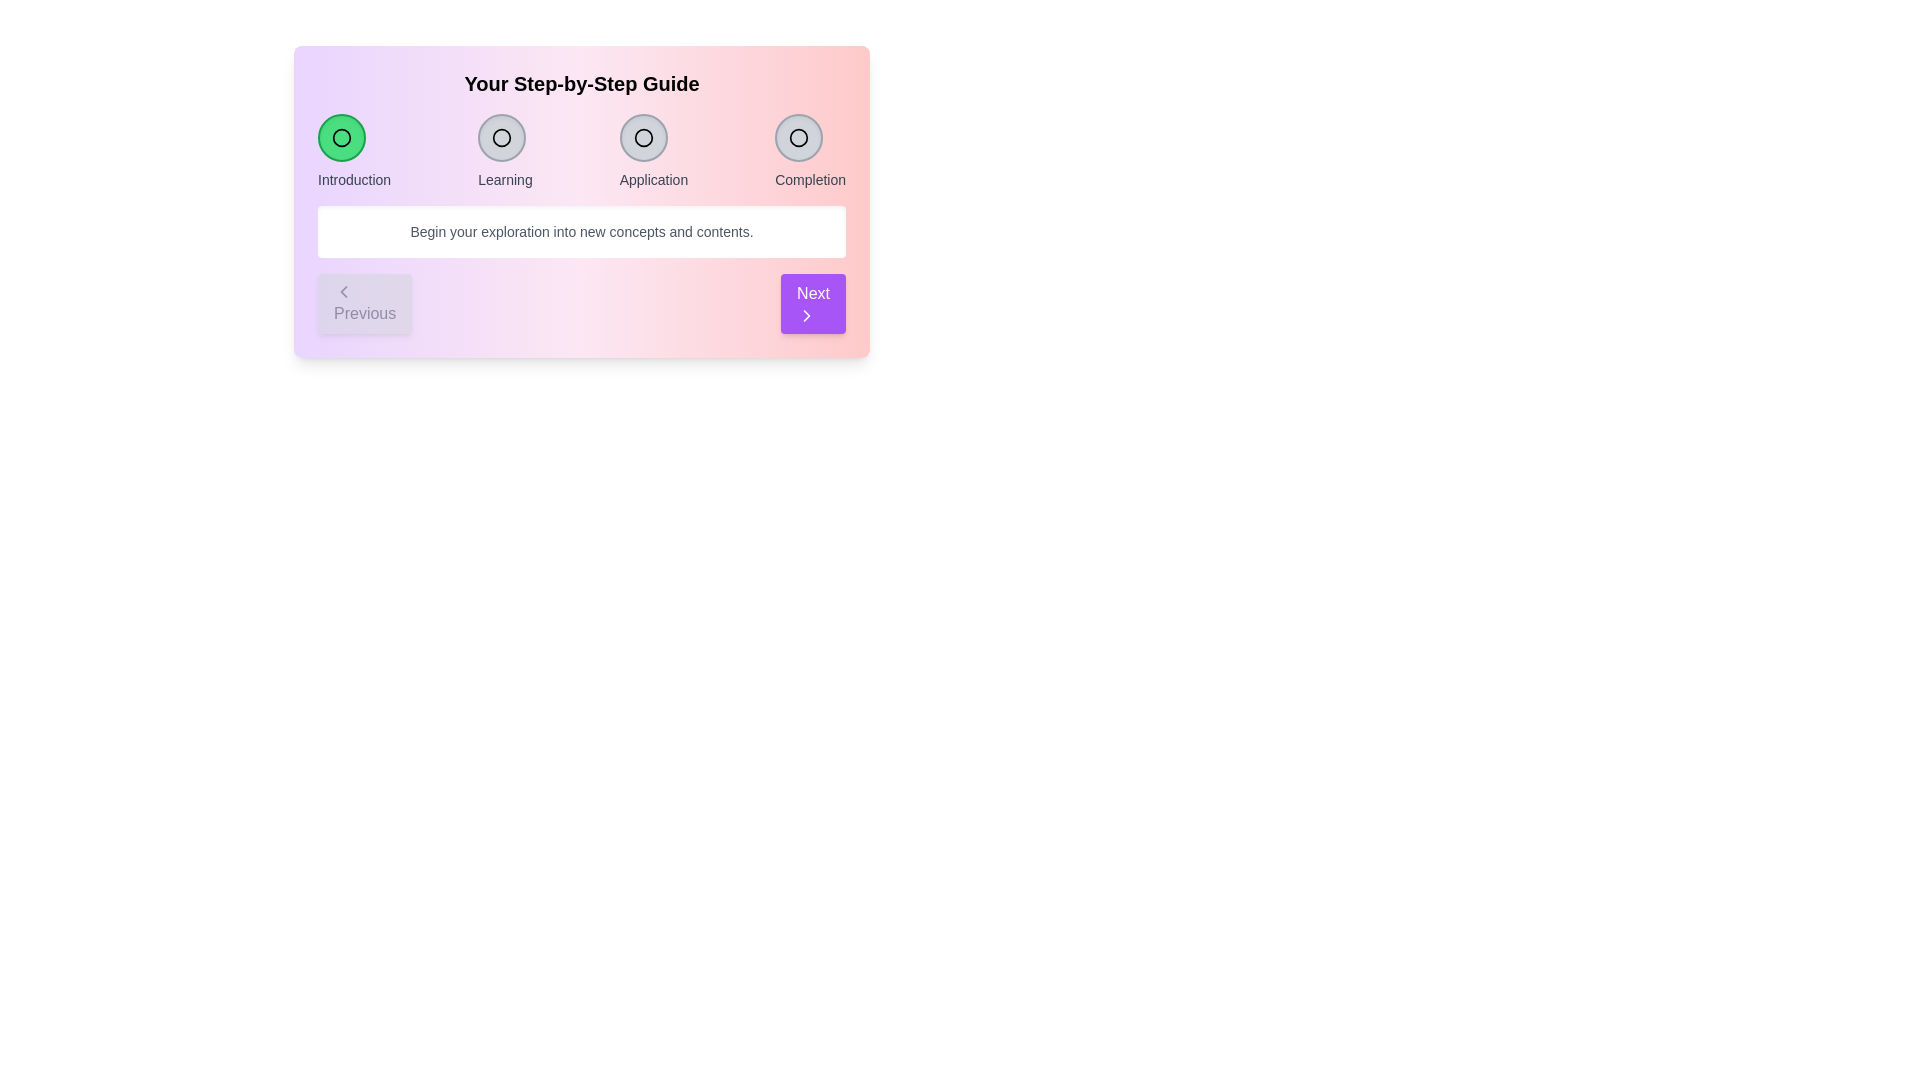 Image resolution: width=1920 pixels, height=1080 pixels. Describe the element at coordinates (643, 137) in the screenshot. I see `the decorative SVG icon, which is the third icon in a horizontal sequence of four icons, positioned to the right of the second icon and to the left of the fourth icon` at that location.